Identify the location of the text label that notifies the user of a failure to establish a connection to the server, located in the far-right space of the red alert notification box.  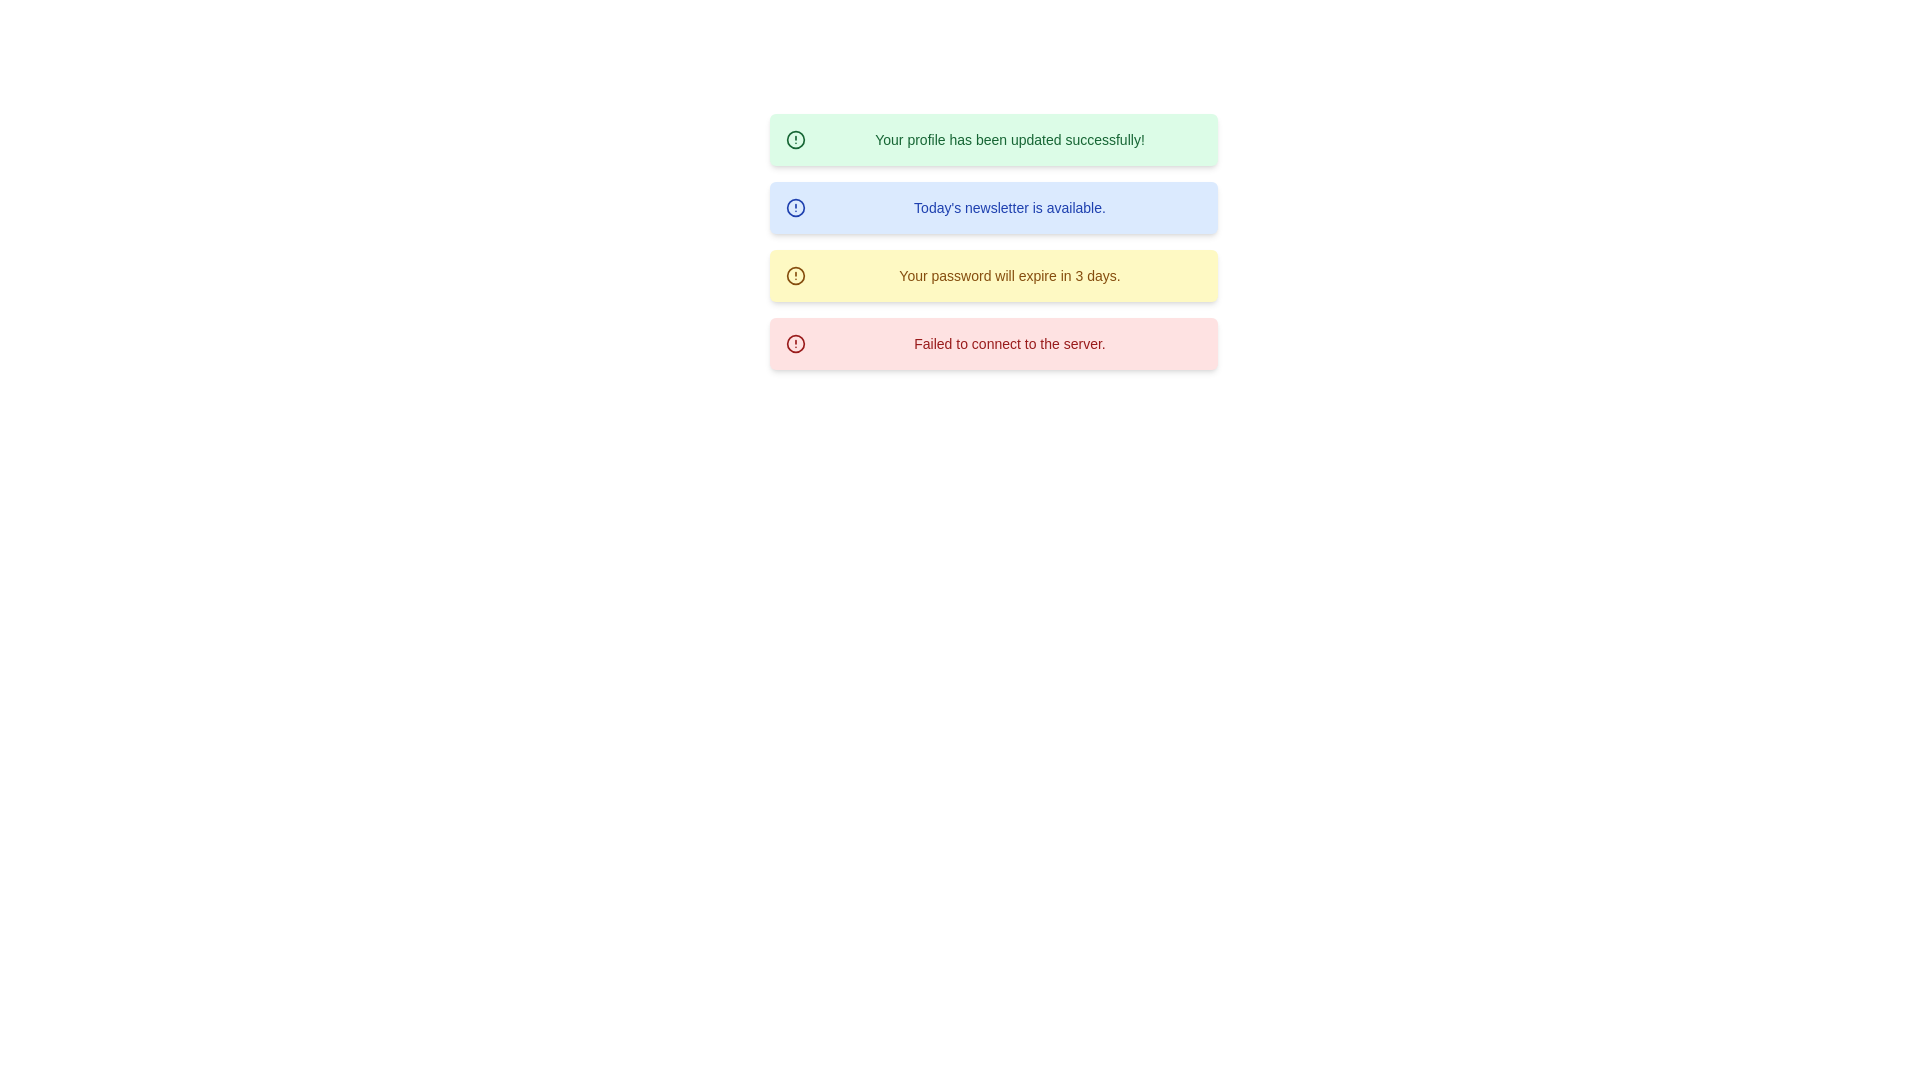
(1009, 342).